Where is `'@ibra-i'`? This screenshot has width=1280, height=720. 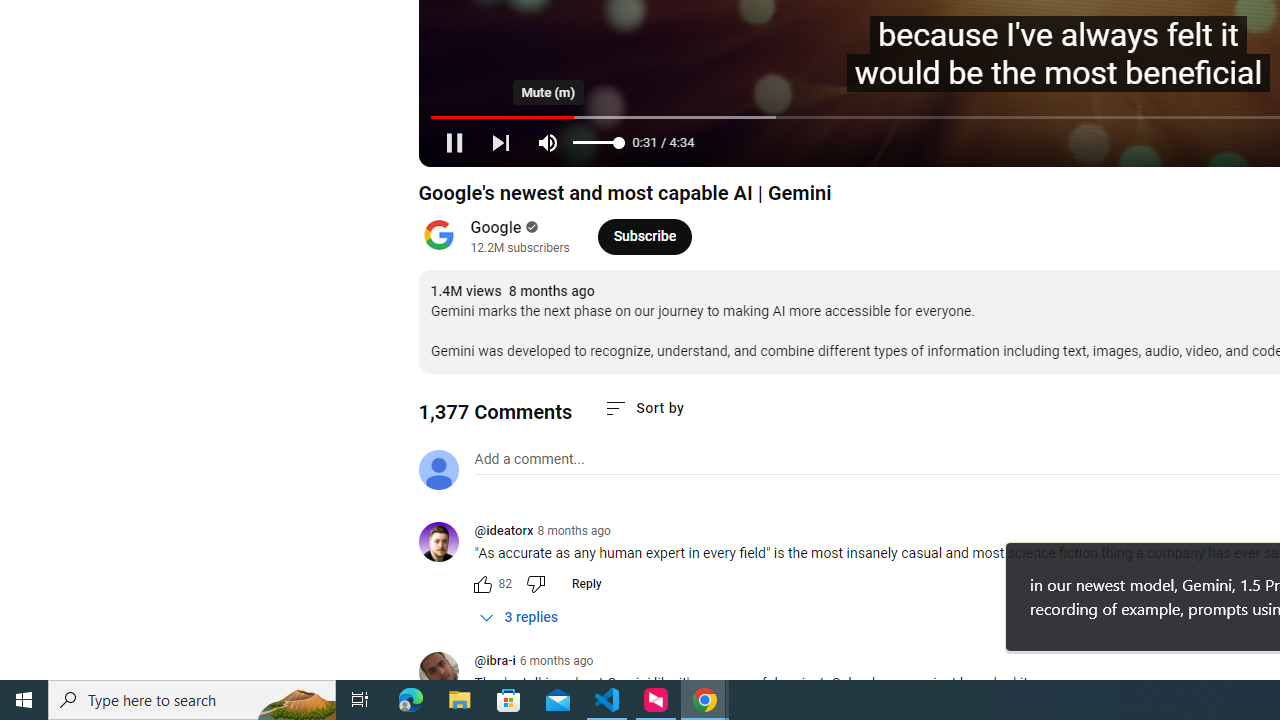 '@ibra-i' is located at coordinates (494, 662).